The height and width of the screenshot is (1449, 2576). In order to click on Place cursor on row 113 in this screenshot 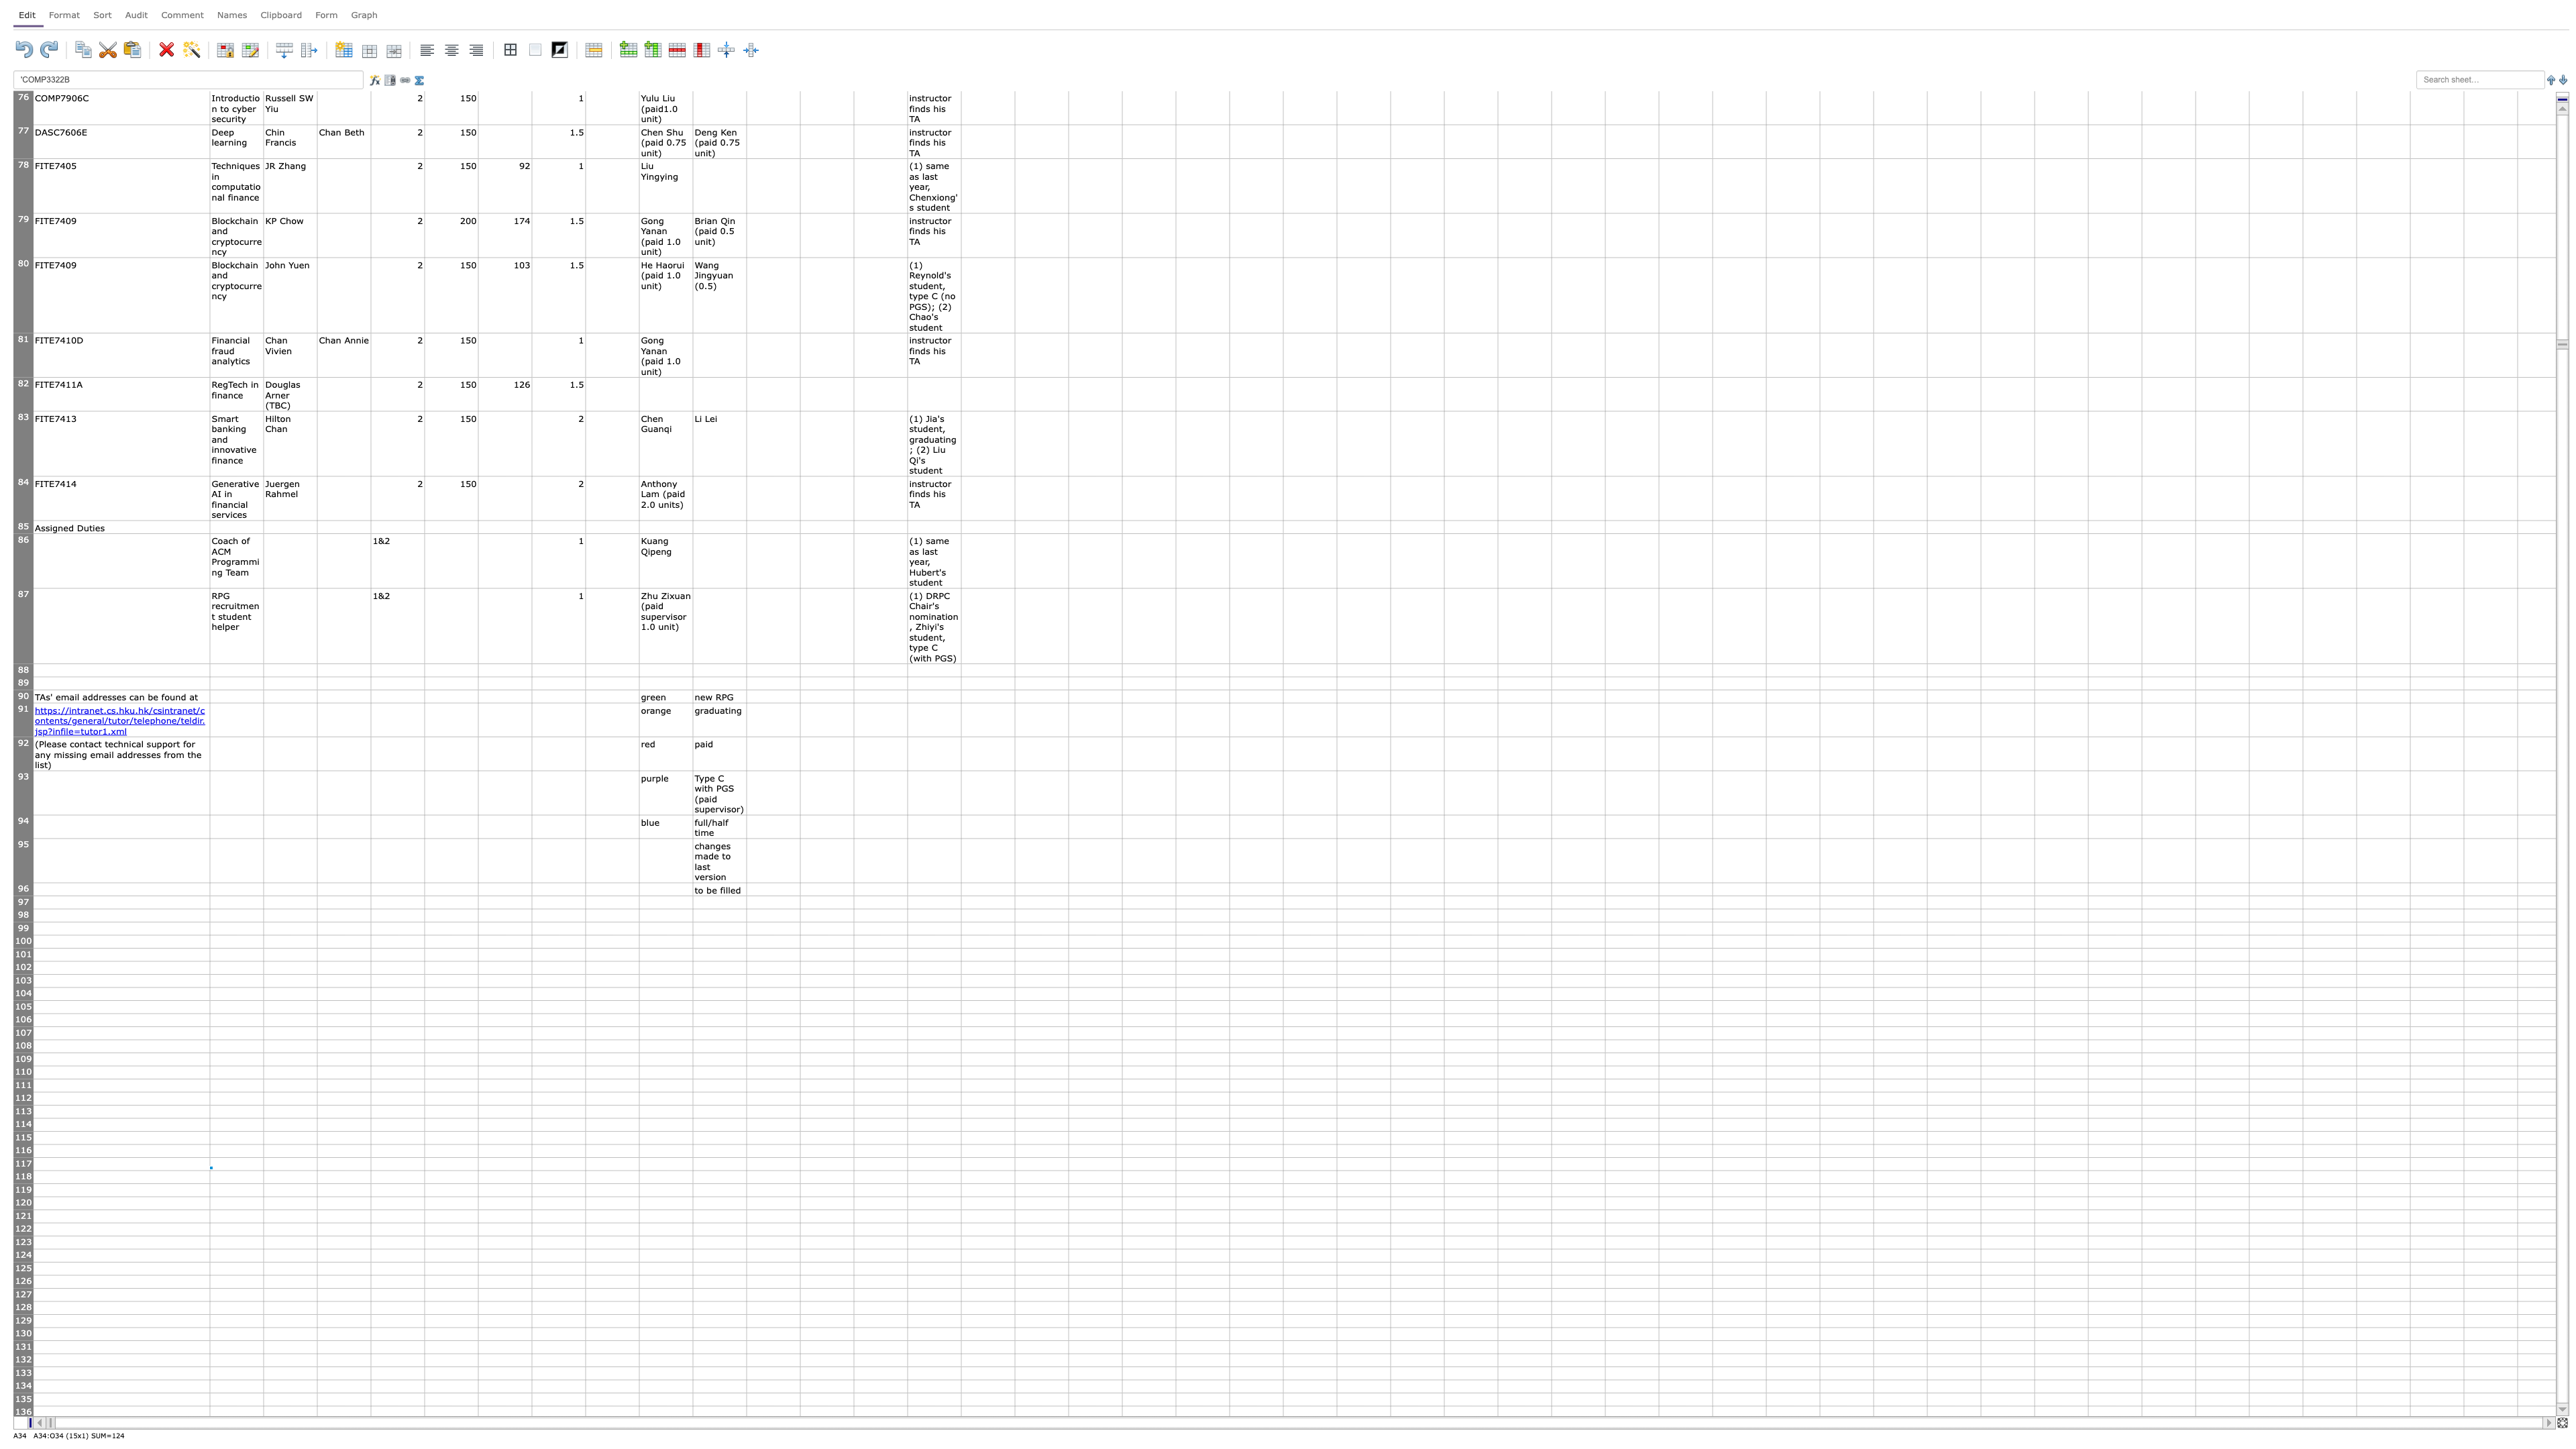, I will do `click(23, 1112)`.